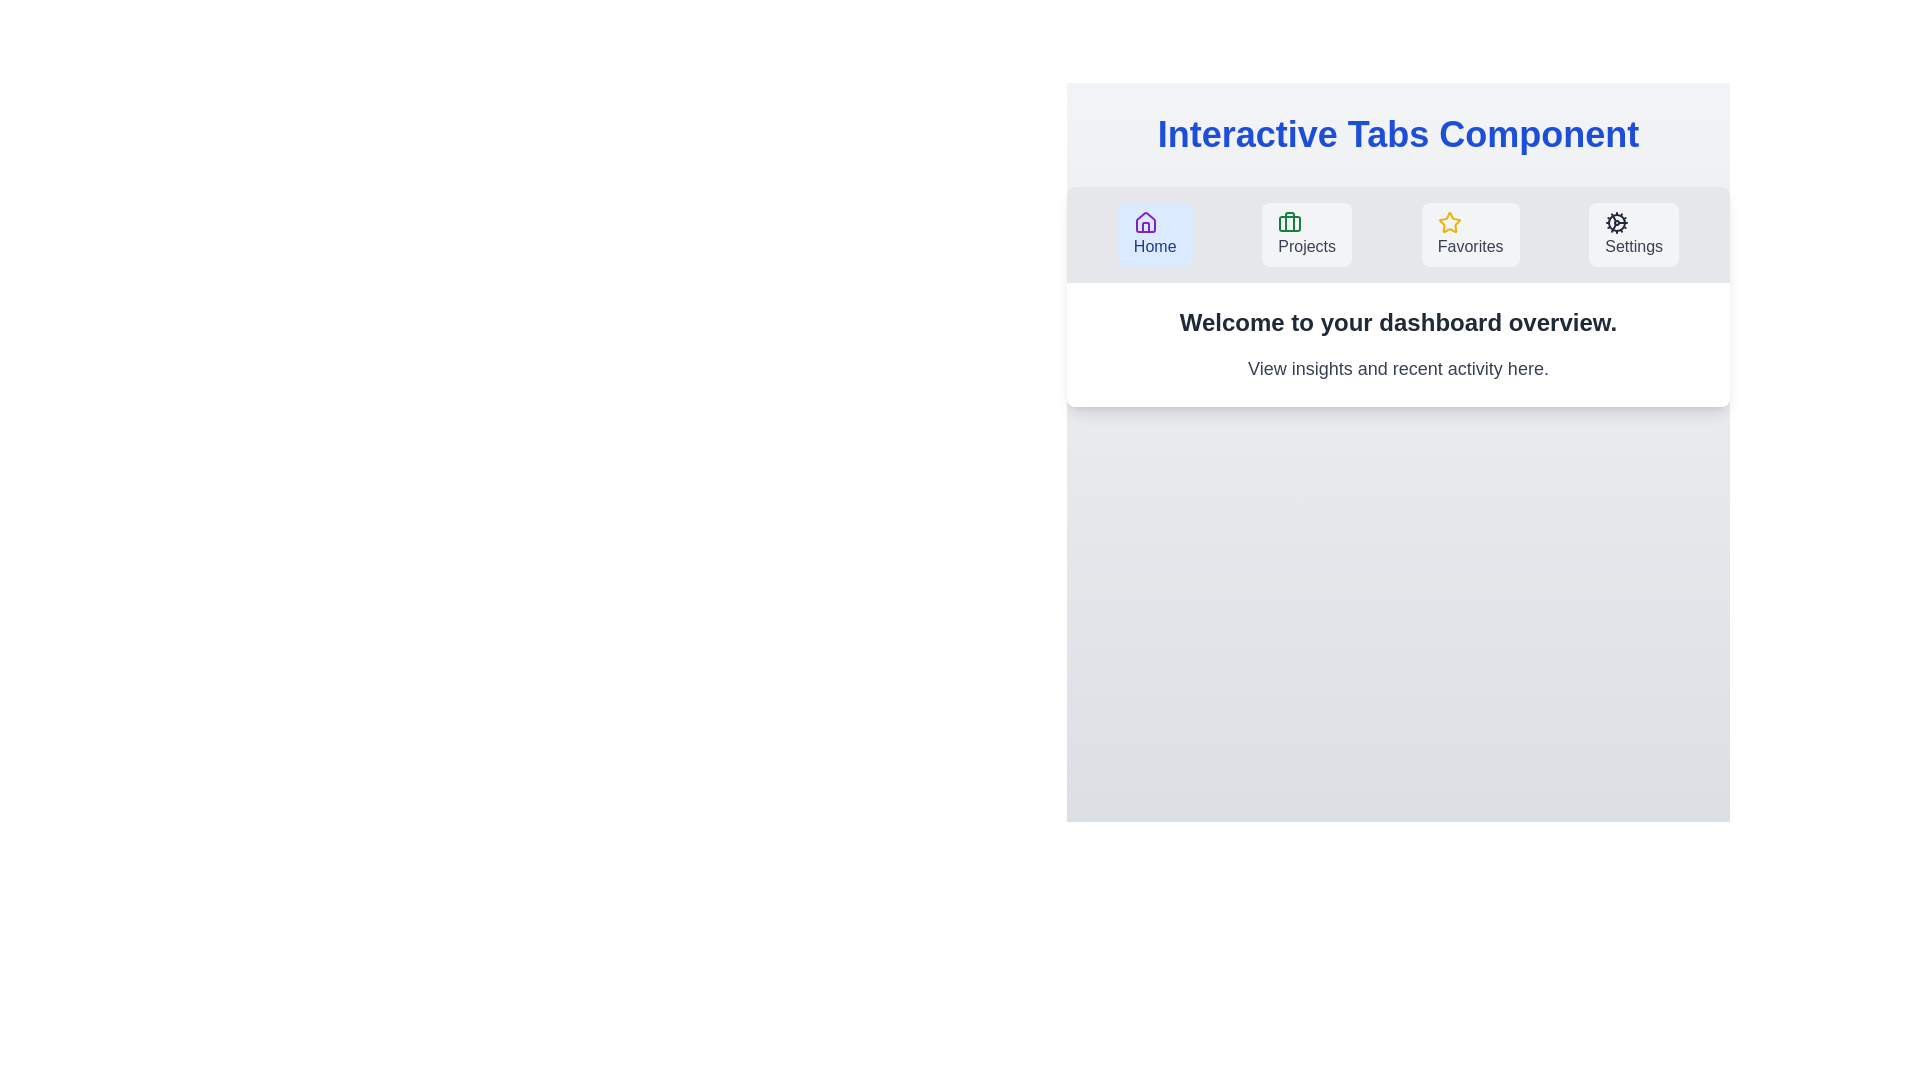 Image resolution: width=1920 pixels, height=1080 pixels. I want to click on the Home tab by clicking on its button, so click(1155, 234).